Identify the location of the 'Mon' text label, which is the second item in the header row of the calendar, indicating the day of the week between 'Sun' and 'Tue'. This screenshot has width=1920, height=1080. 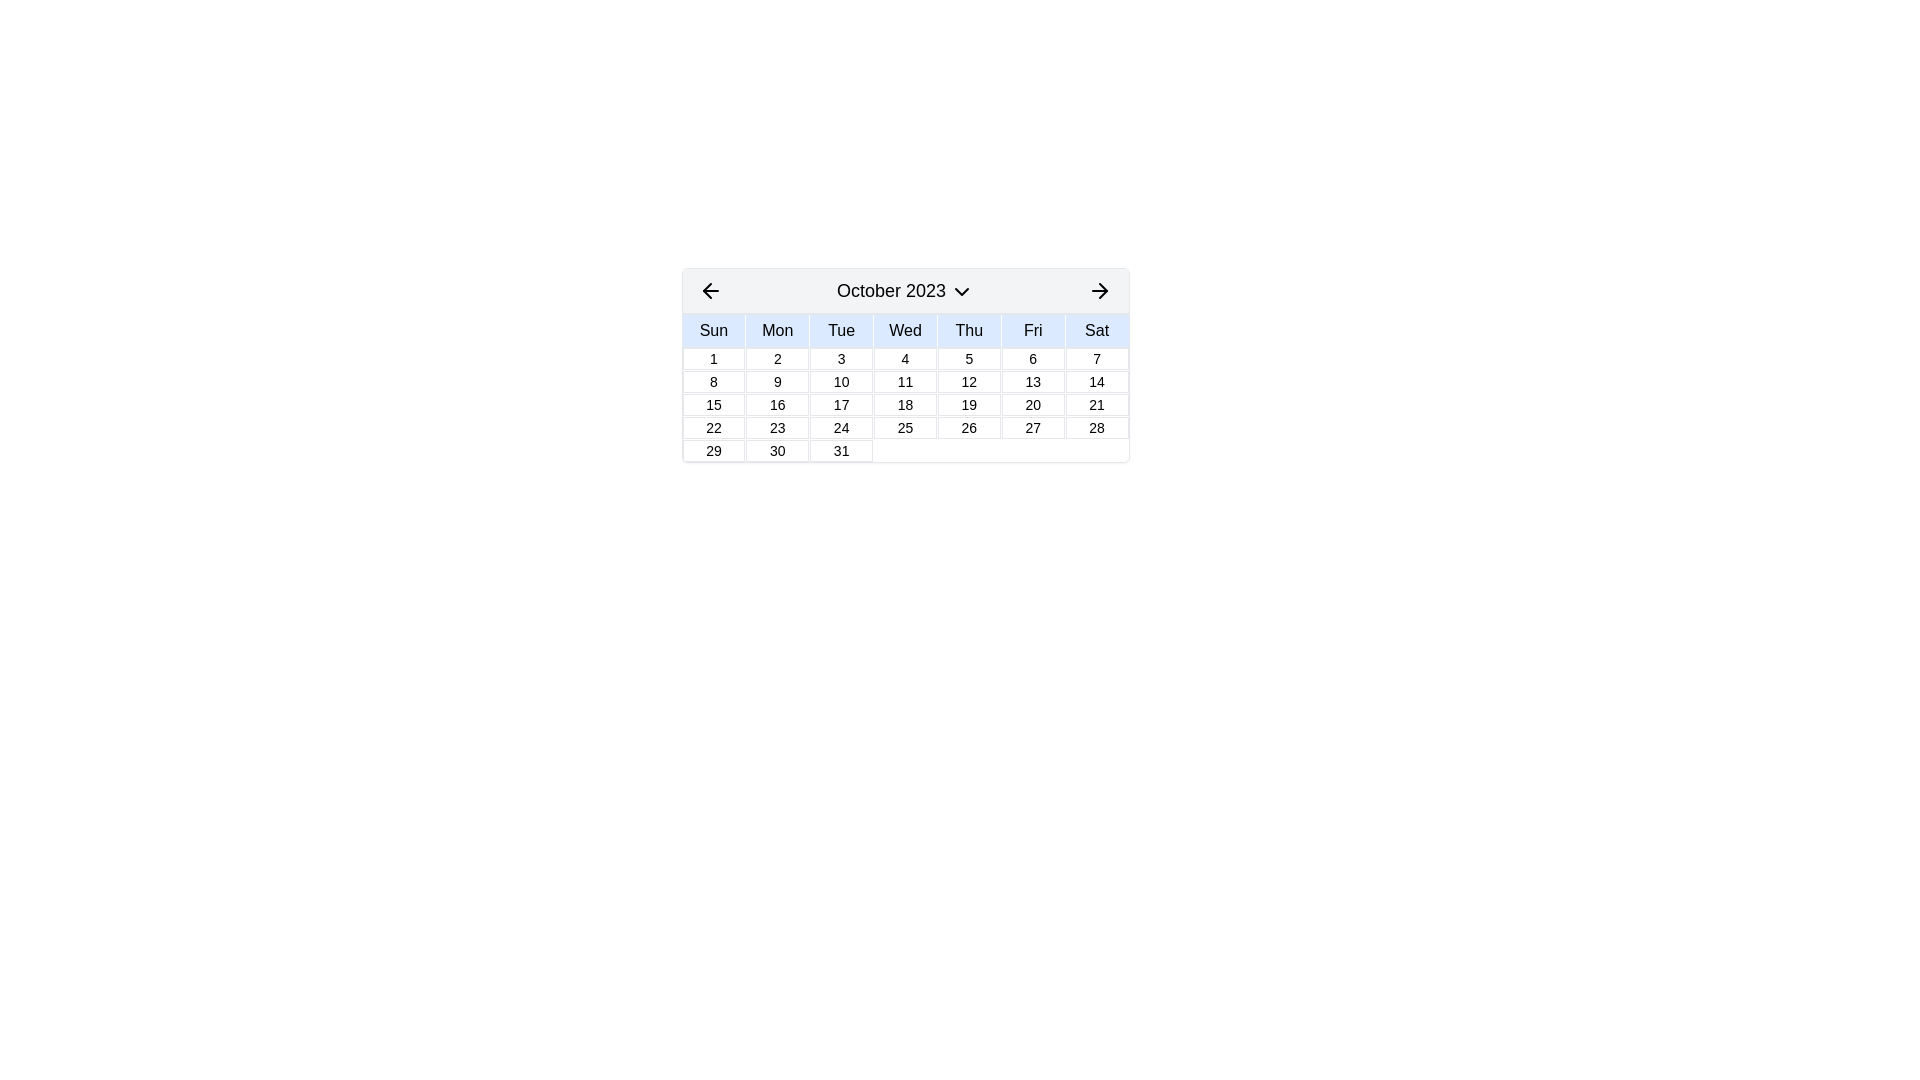
(776, 330).